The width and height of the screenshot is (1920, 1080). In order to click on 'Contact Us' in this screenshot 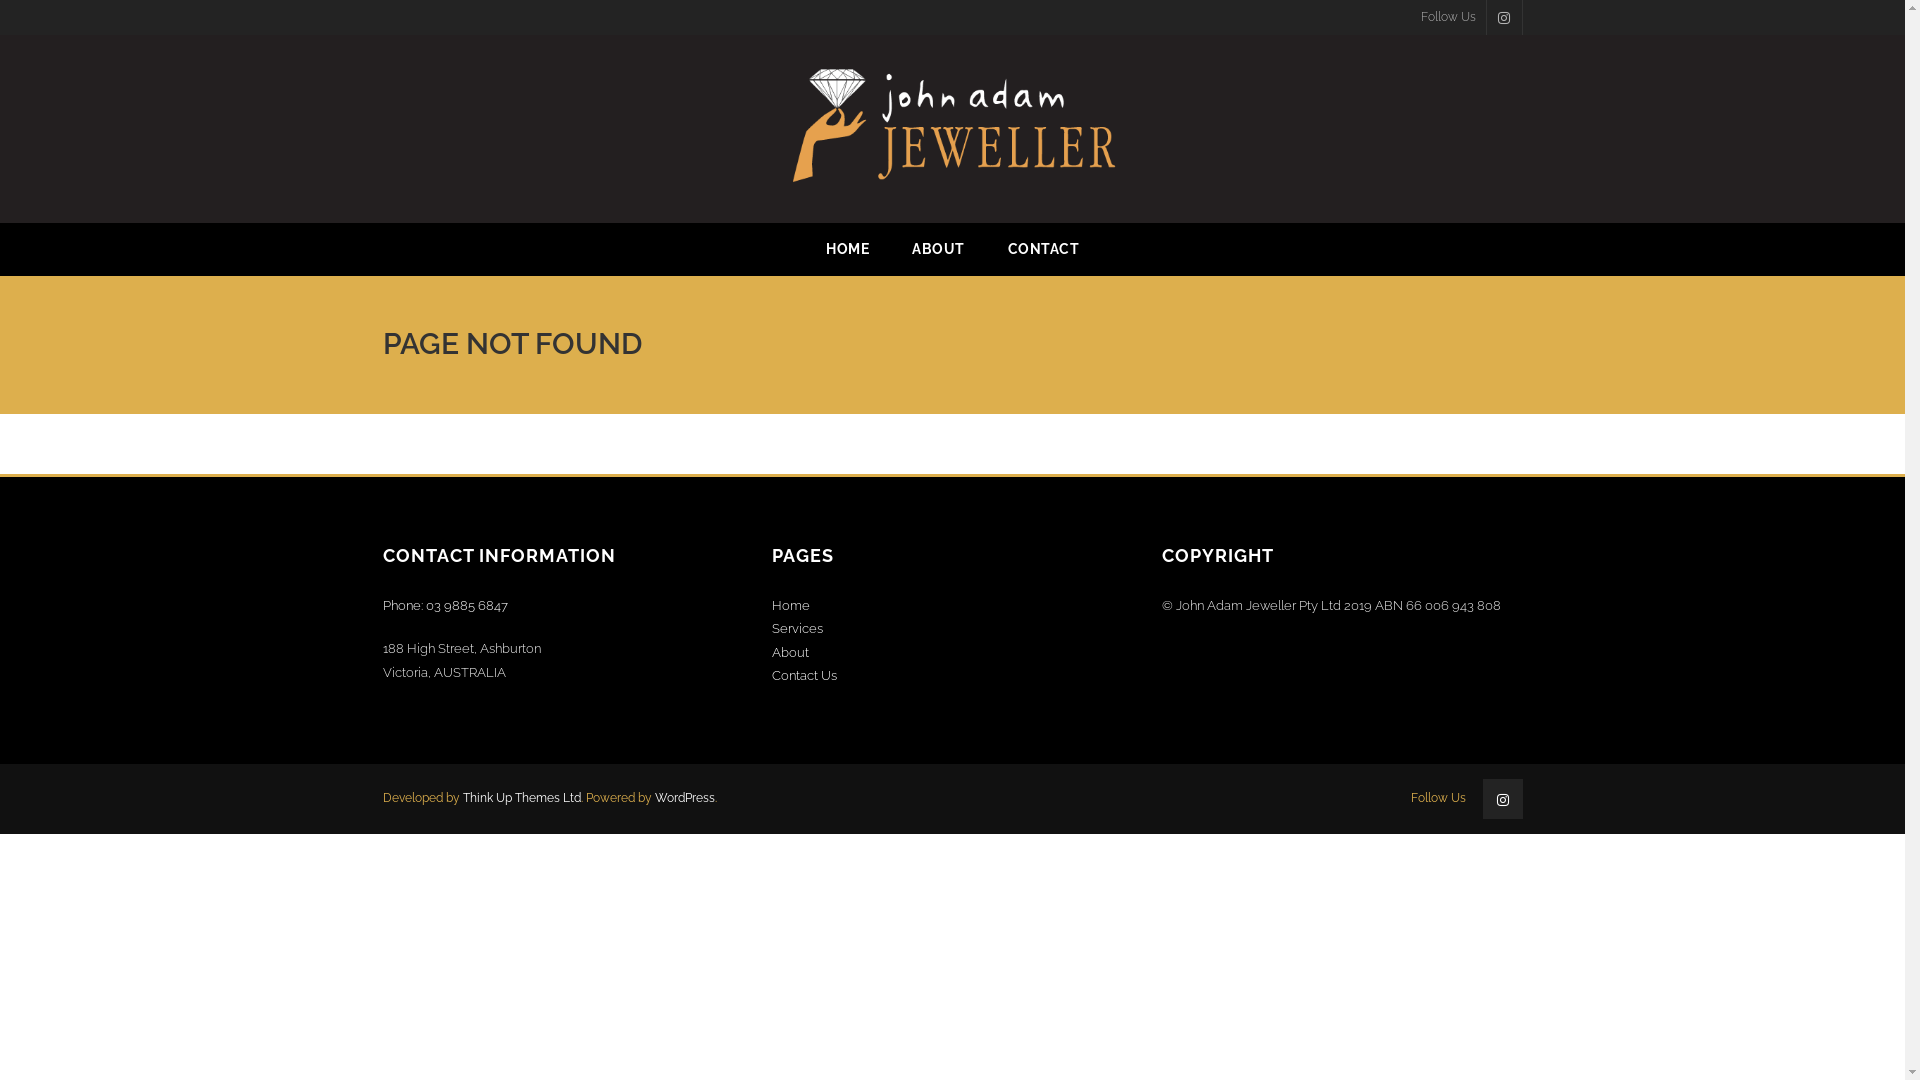, I will do `click(804, 675)`.